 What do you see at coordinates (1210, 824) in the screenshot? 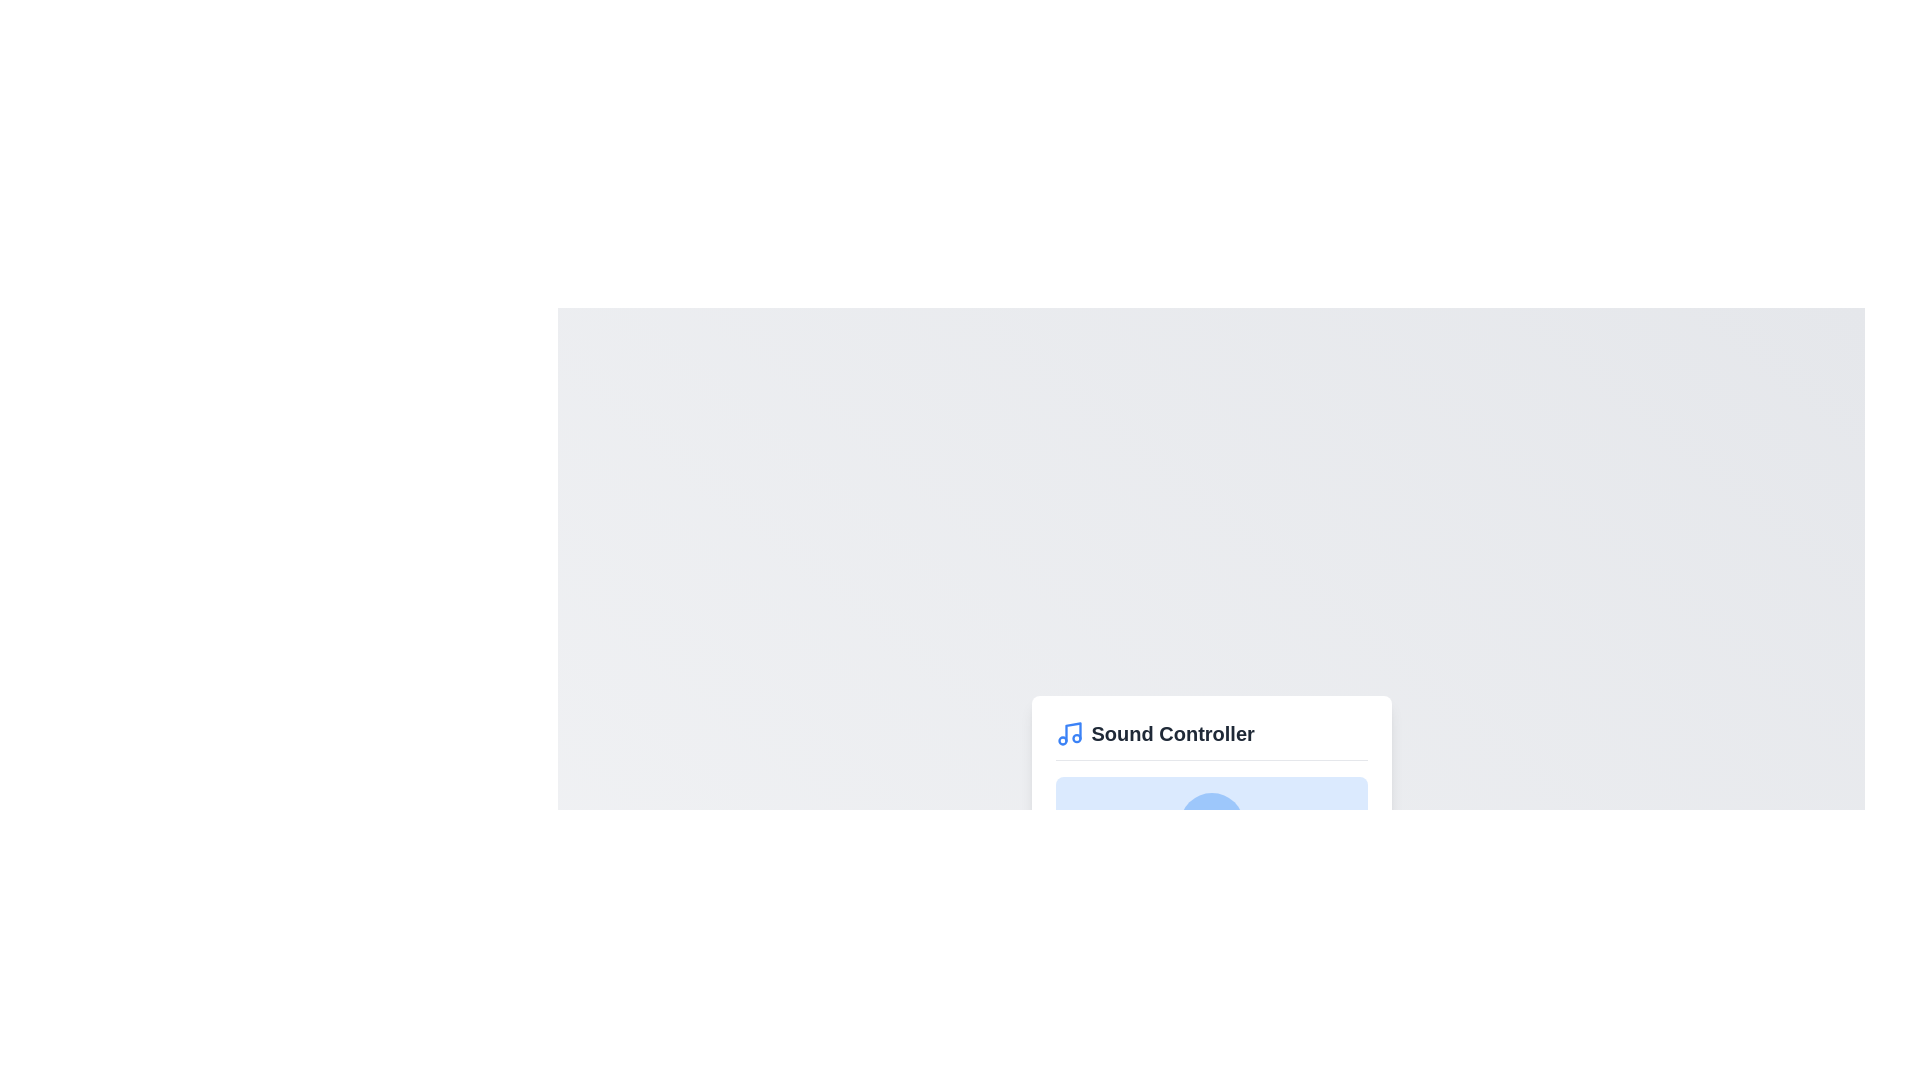
I see `the graphical volume icon to interact with it` at bounding box center [1210, 824].